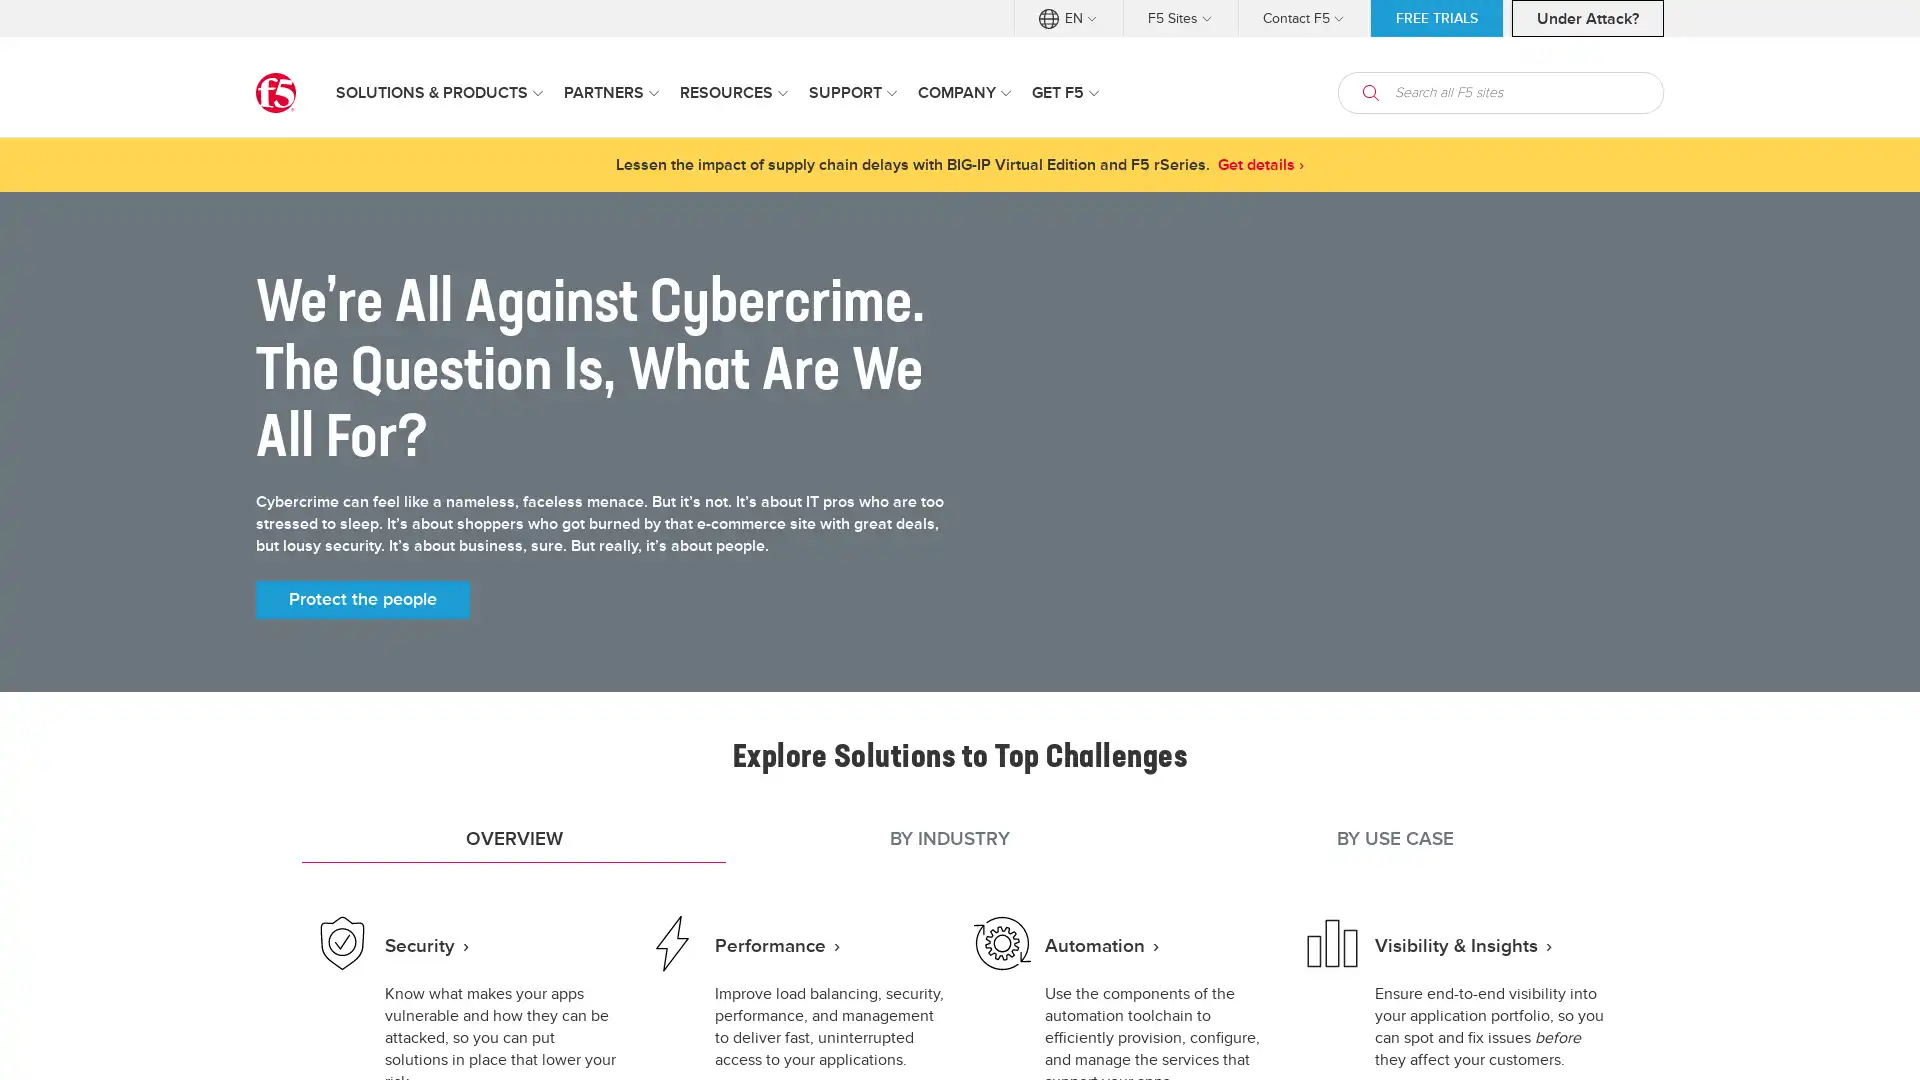  What do you see at coordinates (1368, 92) in the screenshot?
I see `open search` at bounding box center [1368, 92].